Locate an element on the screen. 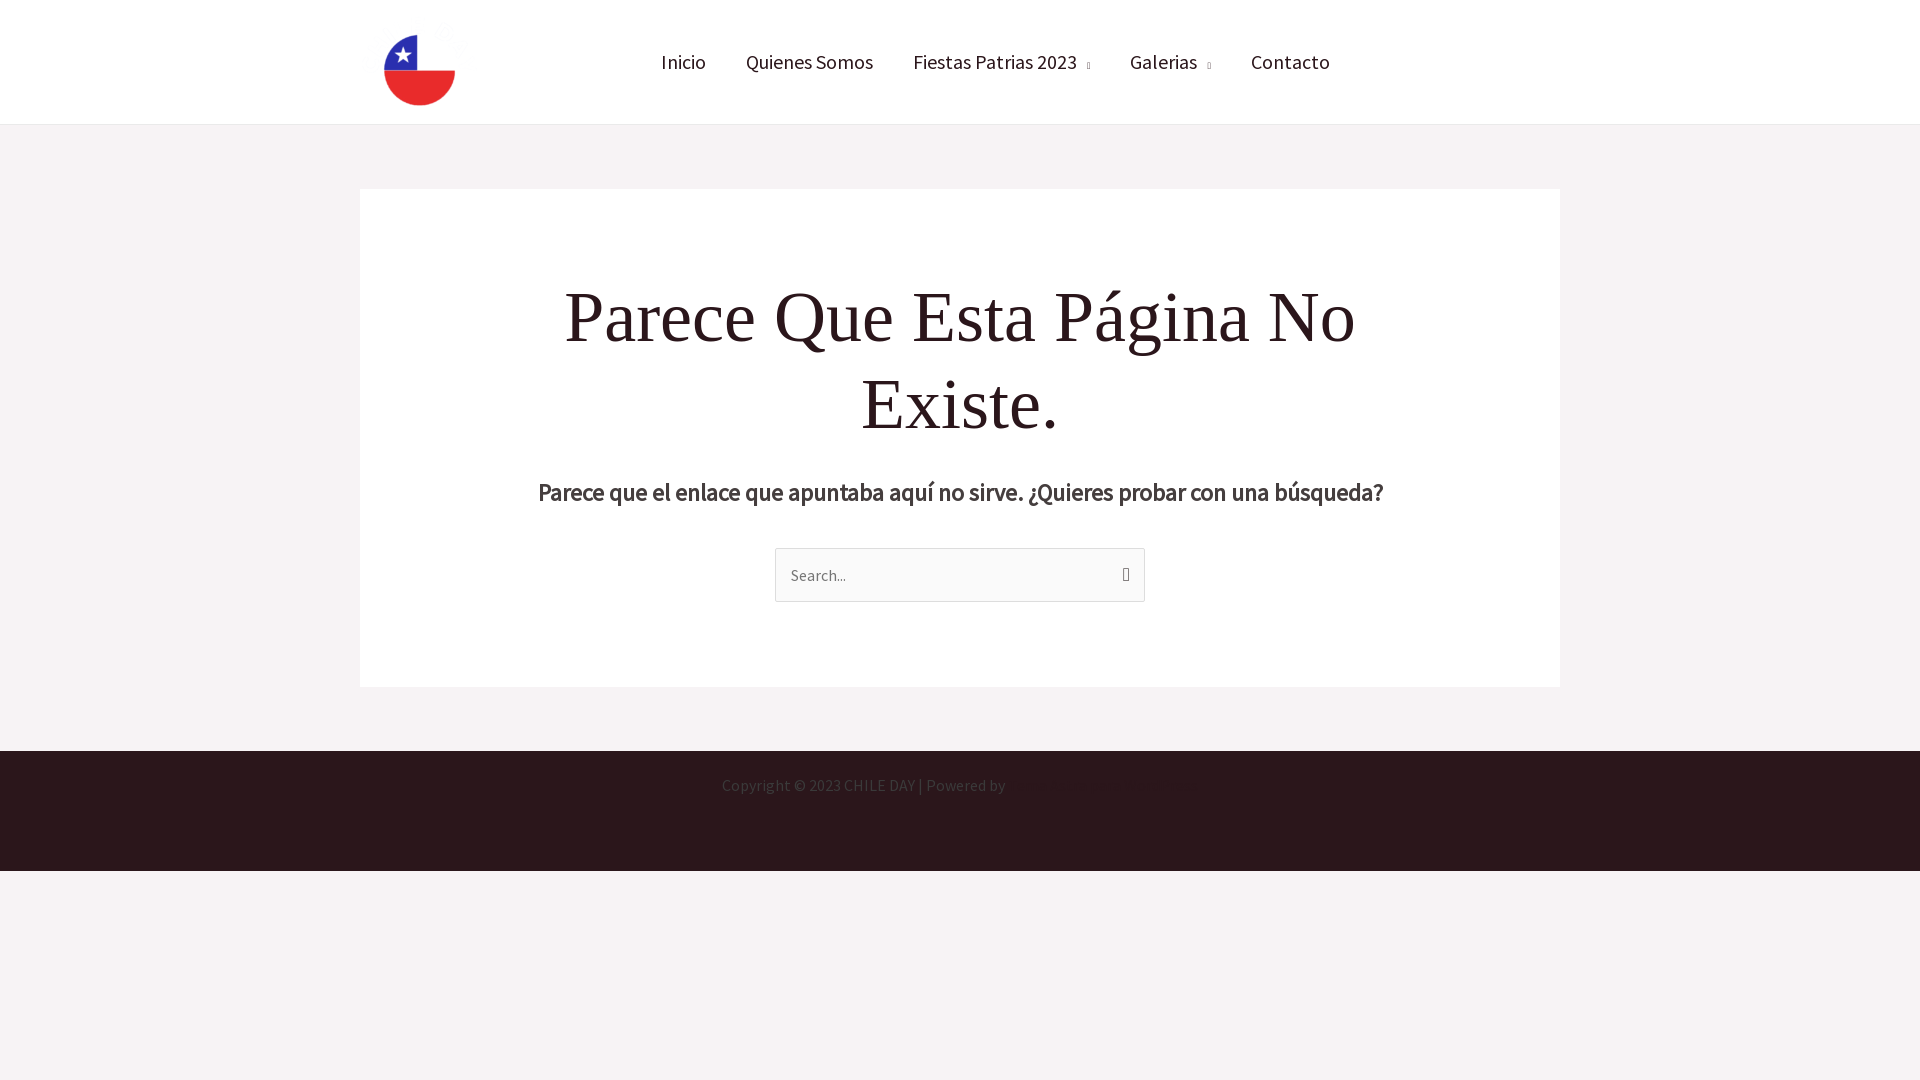  'Contacto' is located at coordinates (1290, 60).